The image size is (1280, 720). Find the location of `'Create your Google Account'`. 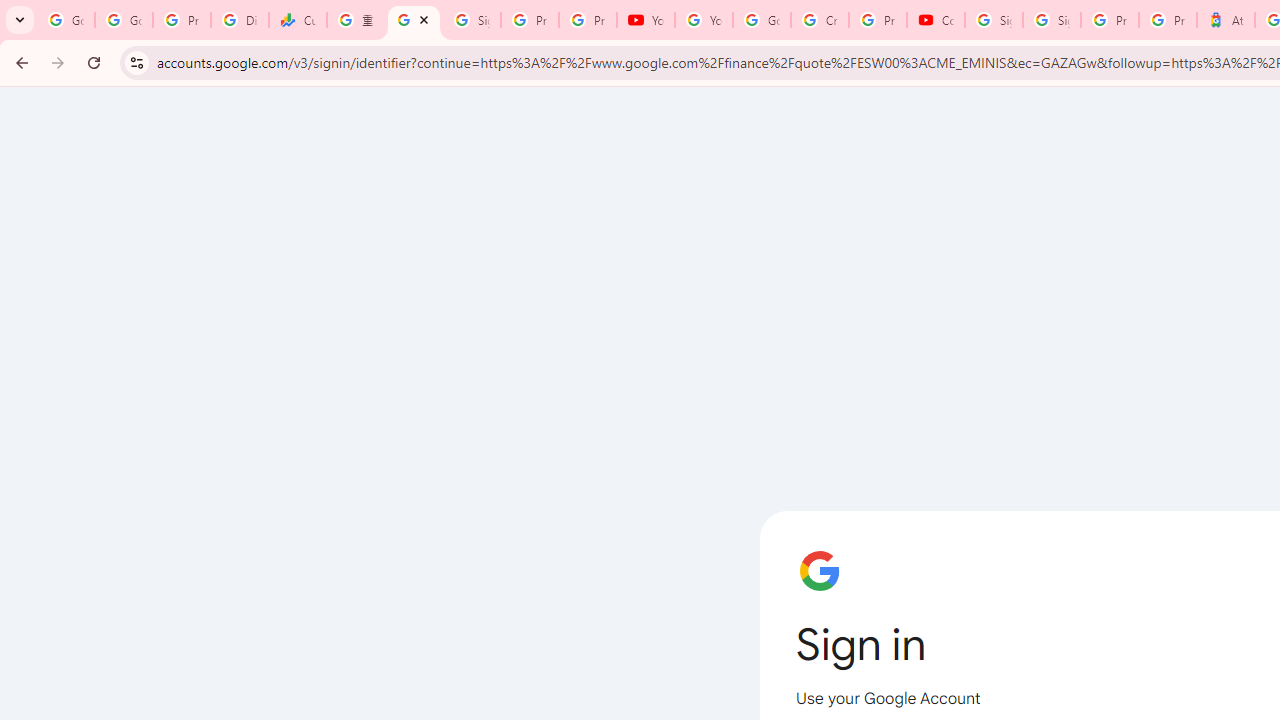

'Create your Google Account' is located at coordinates (819, 20).